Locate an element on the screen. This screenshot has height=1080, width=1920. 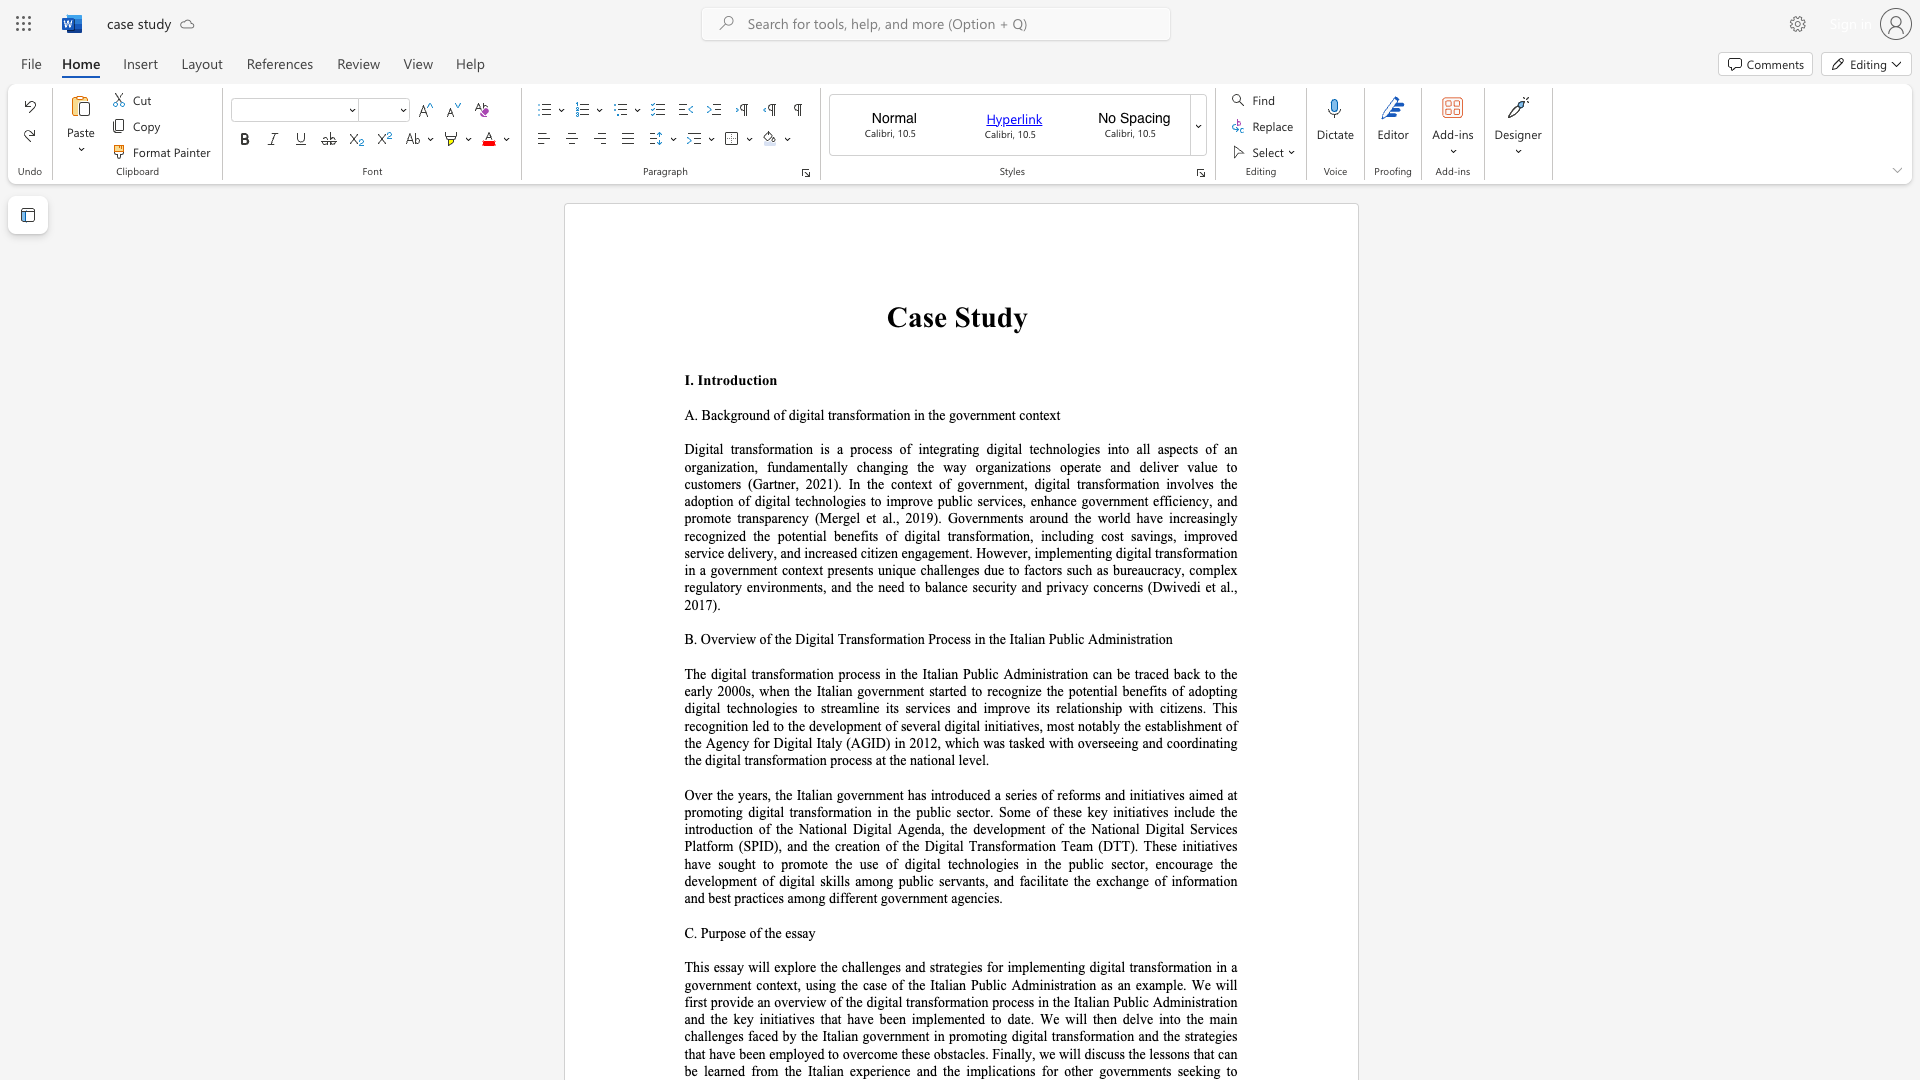
the 1th character "m" in the text is located at coordinates (876, 414).